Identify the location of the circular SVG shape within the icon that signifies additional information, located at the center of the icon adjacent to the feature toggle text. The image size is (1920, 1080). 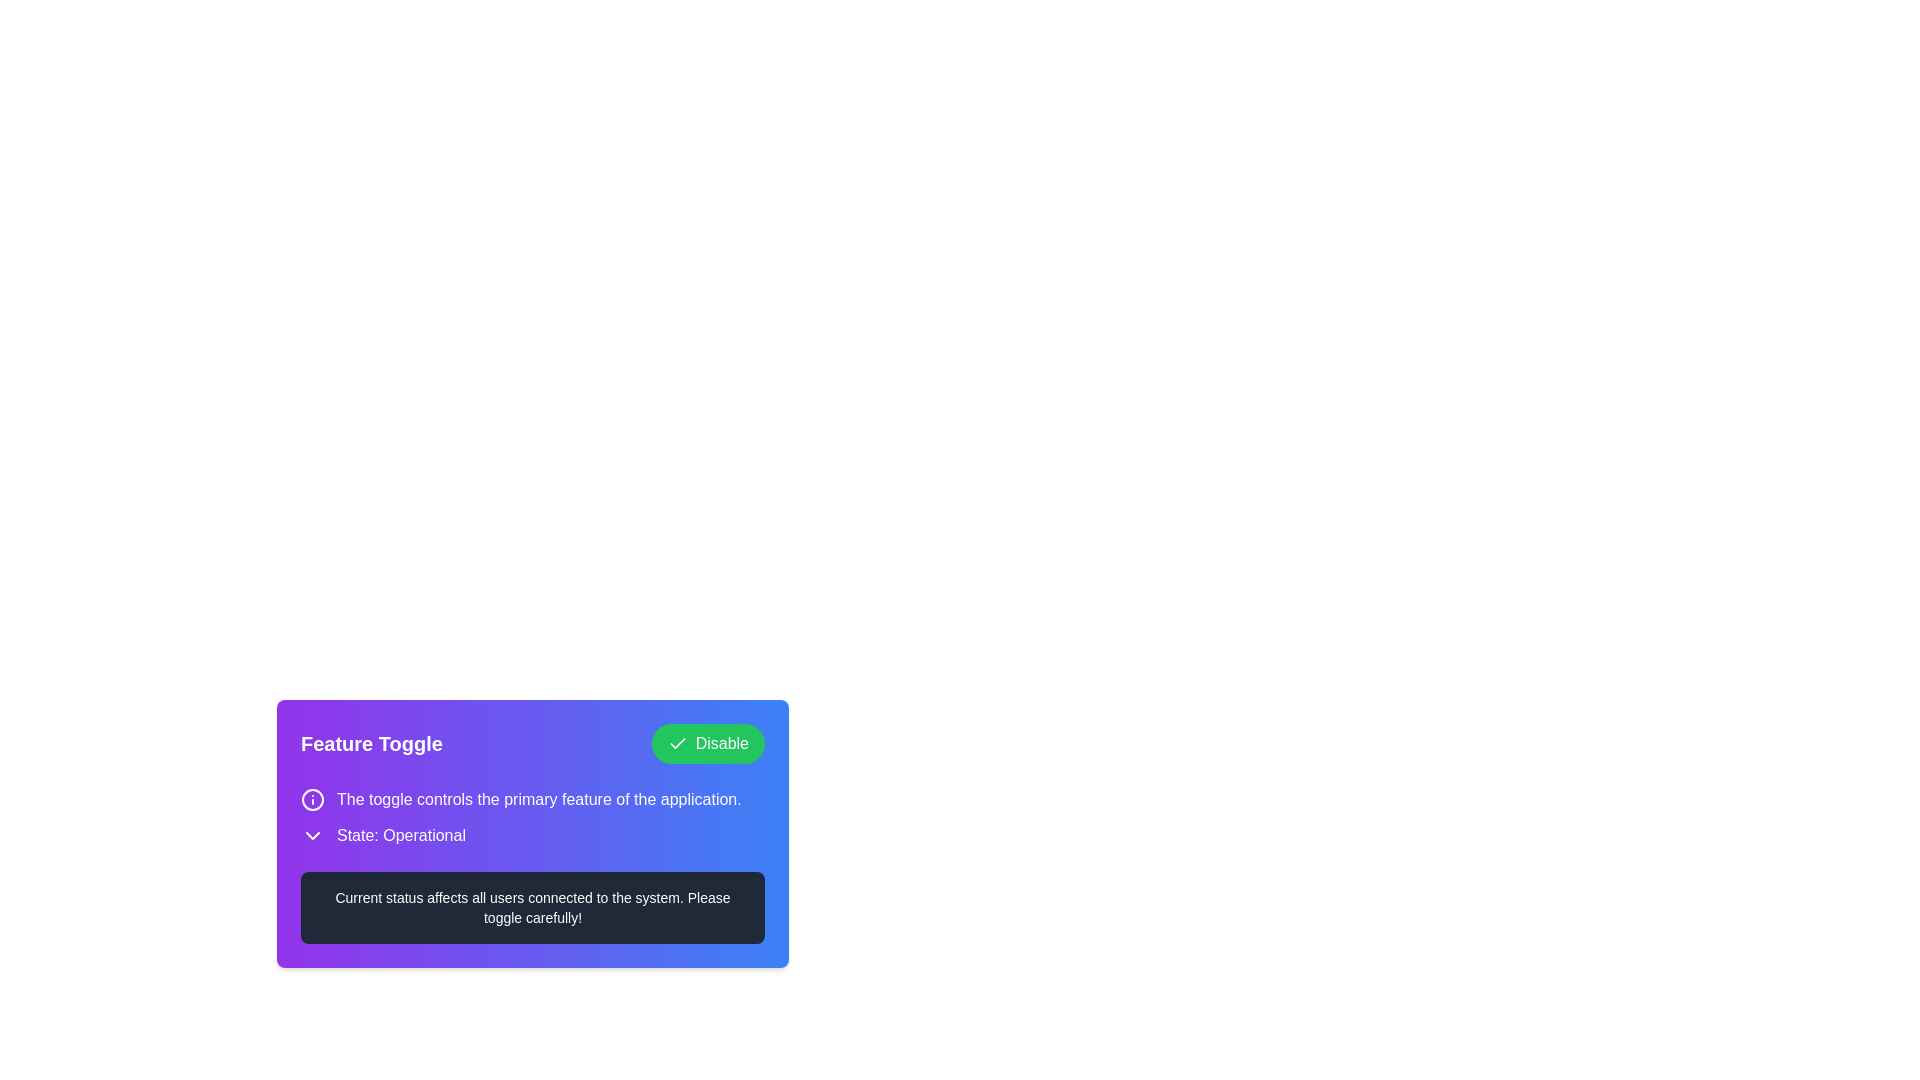
(311, 798).